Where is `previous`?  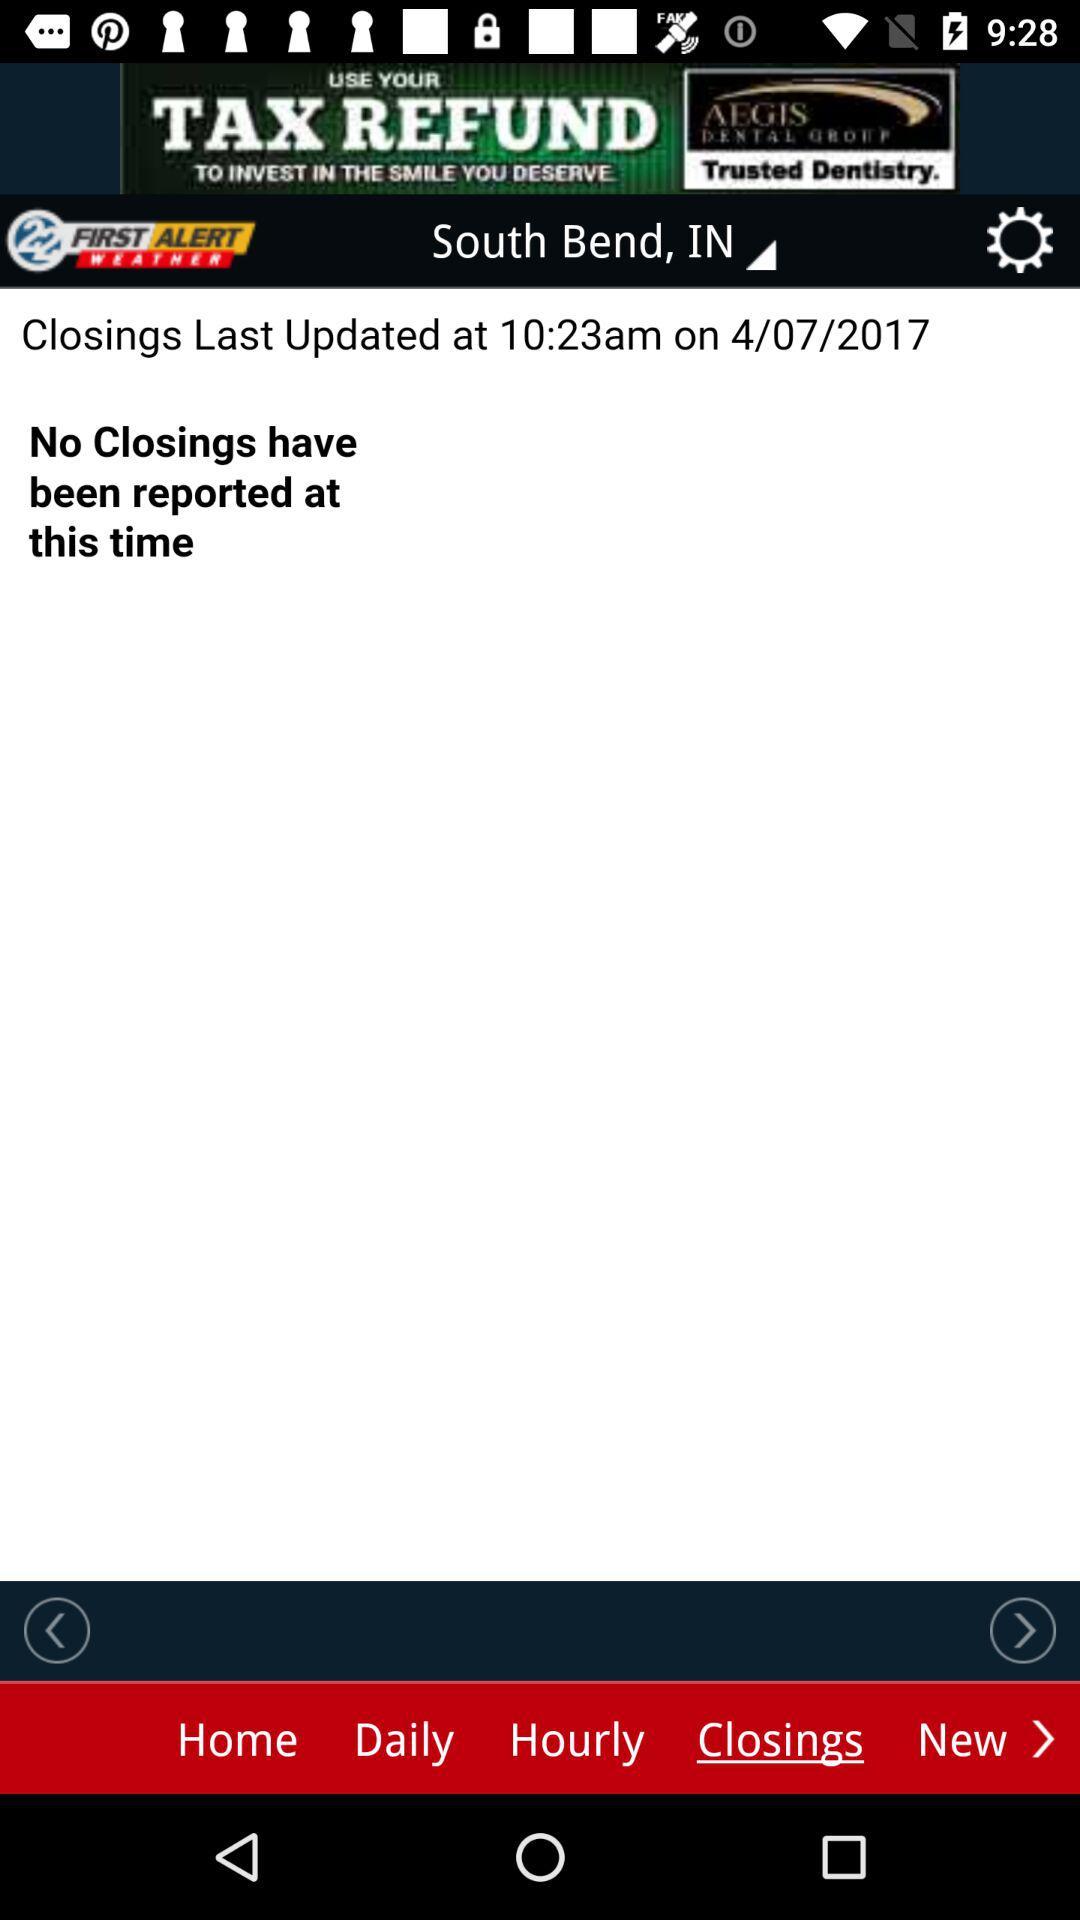
previous is located at coordinates (56, 1630).